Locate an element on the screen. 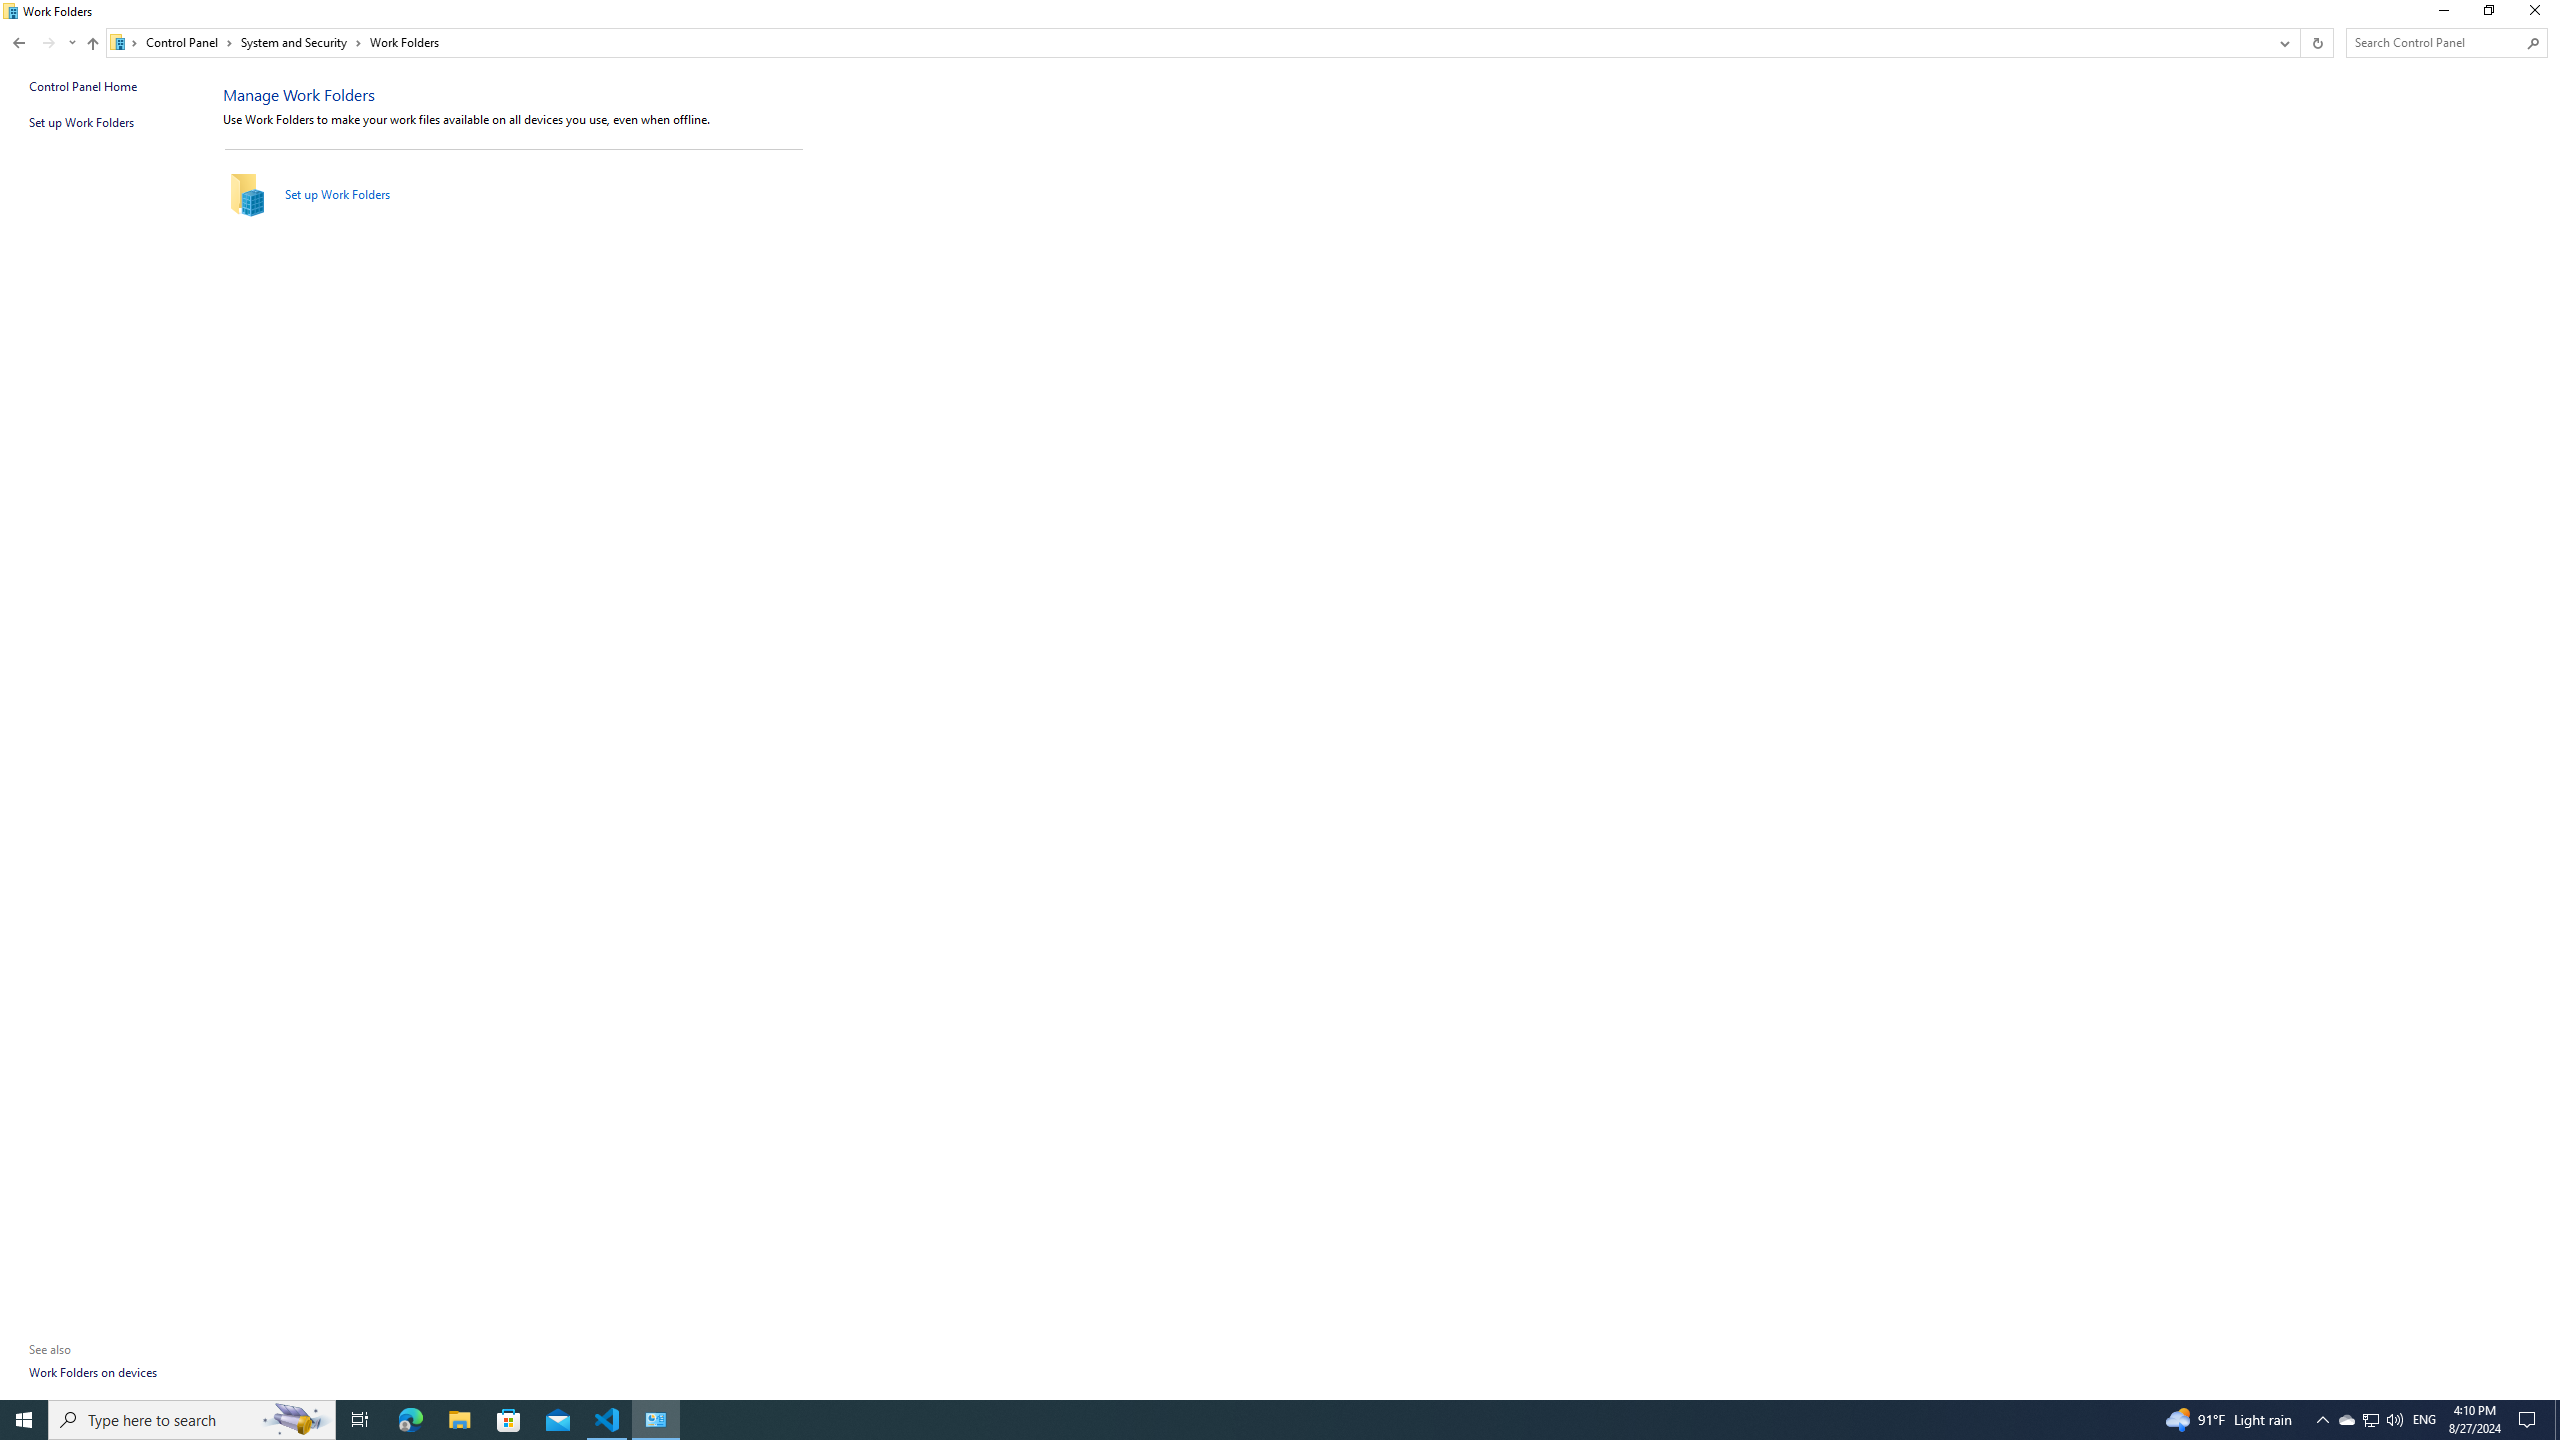 Image resolution: width=2560 pixels, height=1440 pixels. 'Address band toolbar' is located at coordinates (2299, 42).